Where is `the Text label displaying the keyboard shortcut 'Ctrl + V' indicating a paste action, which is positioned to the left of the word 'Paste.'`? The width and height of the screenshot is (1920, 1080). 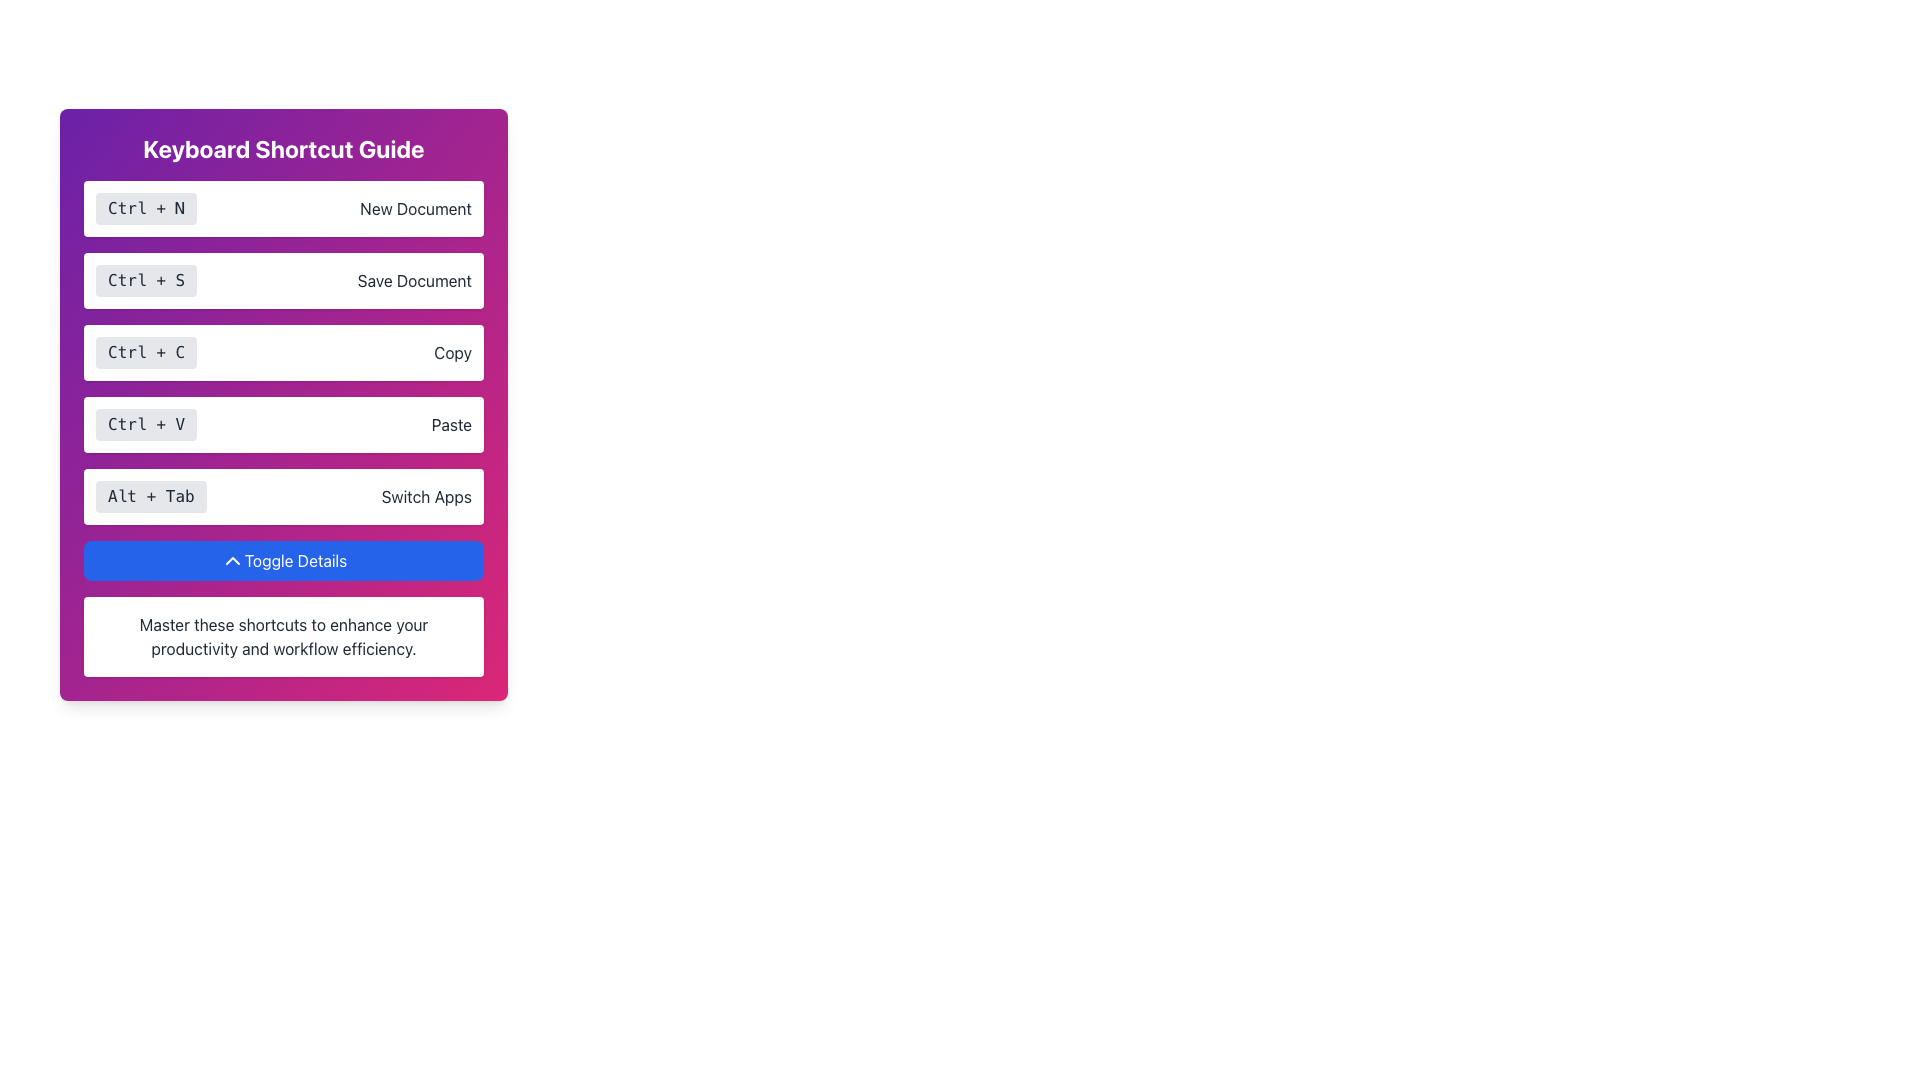 the Text label displaying the keyboard shortcut 'Ctrl + V' indicating a paste action, which is positioned to the left of the word 'Paste.' is located at coordinates (145, 423).